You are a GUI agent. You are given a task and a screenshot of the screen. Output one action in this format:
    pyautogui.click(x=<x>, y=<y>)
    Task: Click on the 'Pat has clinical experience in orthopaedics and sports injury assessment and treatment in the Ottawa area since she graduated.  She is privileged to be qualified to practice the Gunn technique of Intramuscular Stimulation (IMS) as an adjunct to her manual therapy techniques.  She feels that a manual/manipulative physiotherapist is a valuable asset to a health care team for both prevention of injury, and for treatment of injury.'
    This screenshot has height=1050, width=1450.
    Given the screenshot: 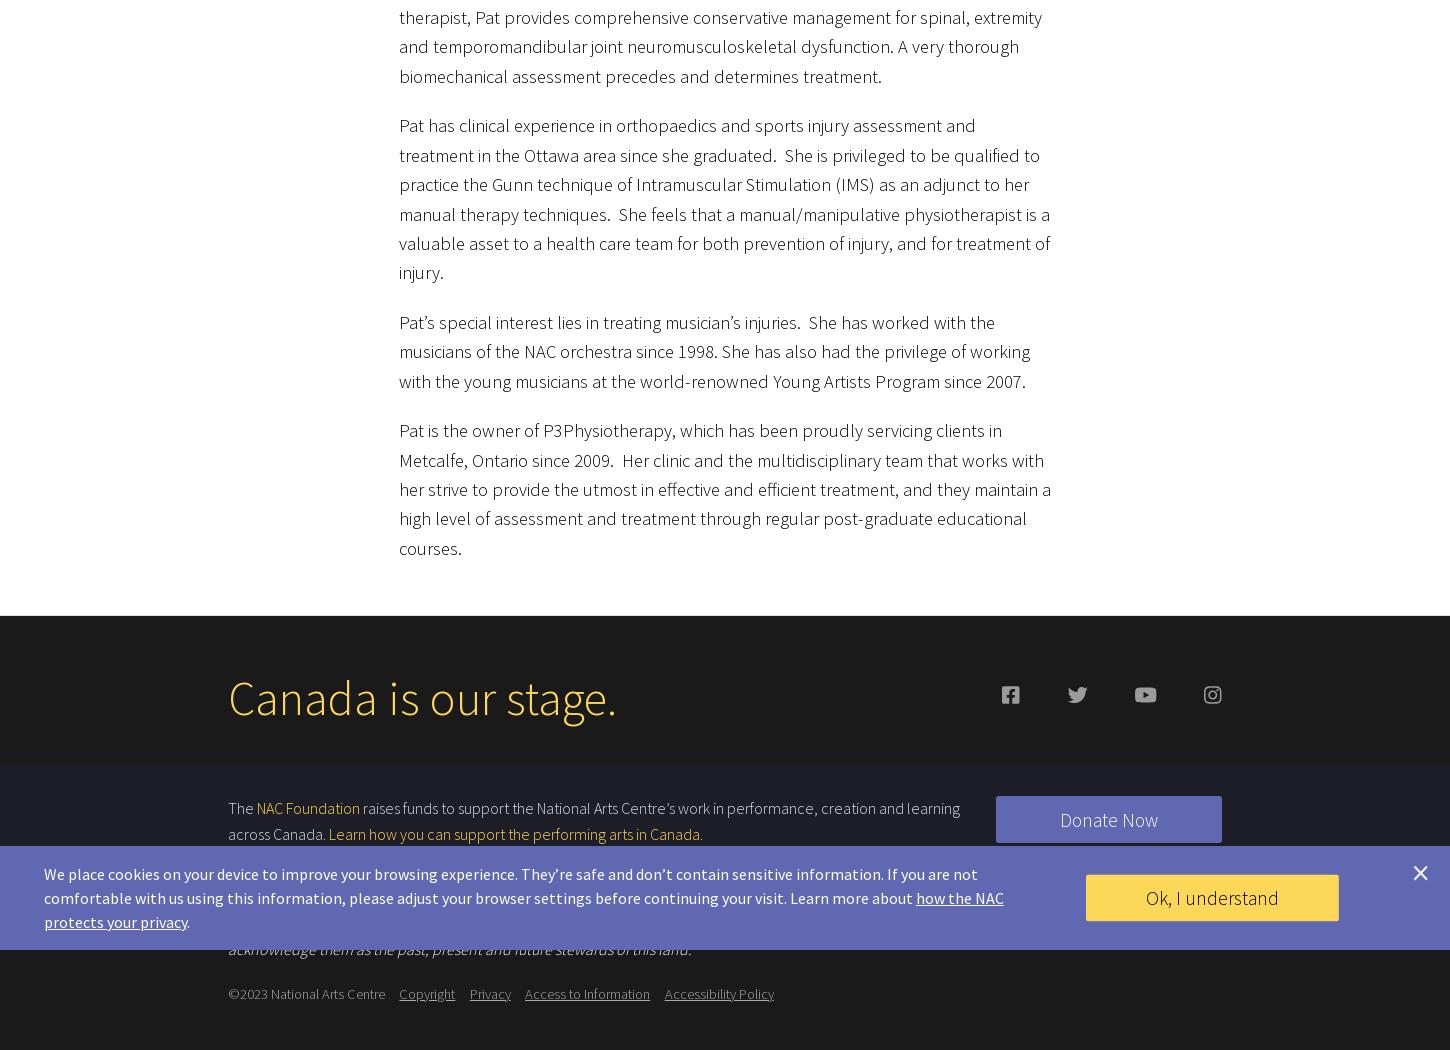 What is the action you would take?
    pyautogui.click(x=397, y=188)
    